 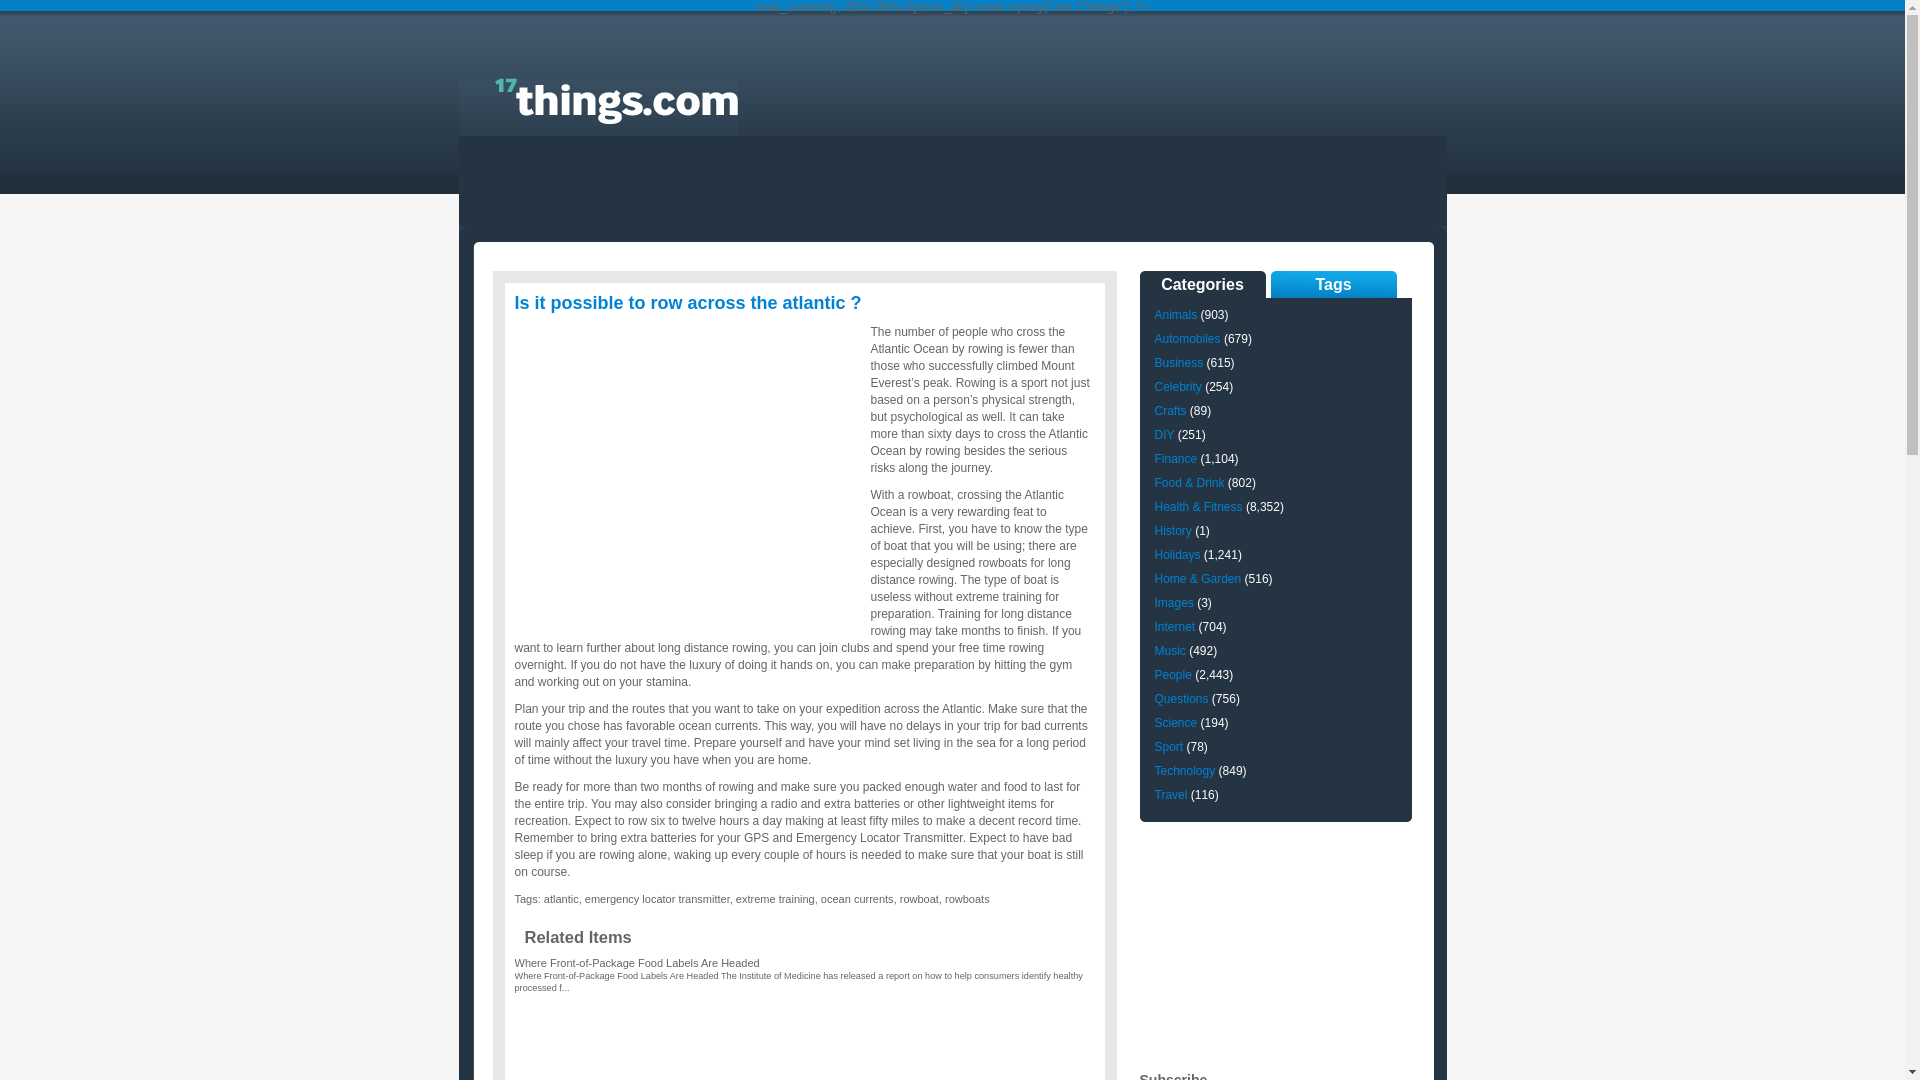 I want to click on 'History', so click(x=1172, y=530).